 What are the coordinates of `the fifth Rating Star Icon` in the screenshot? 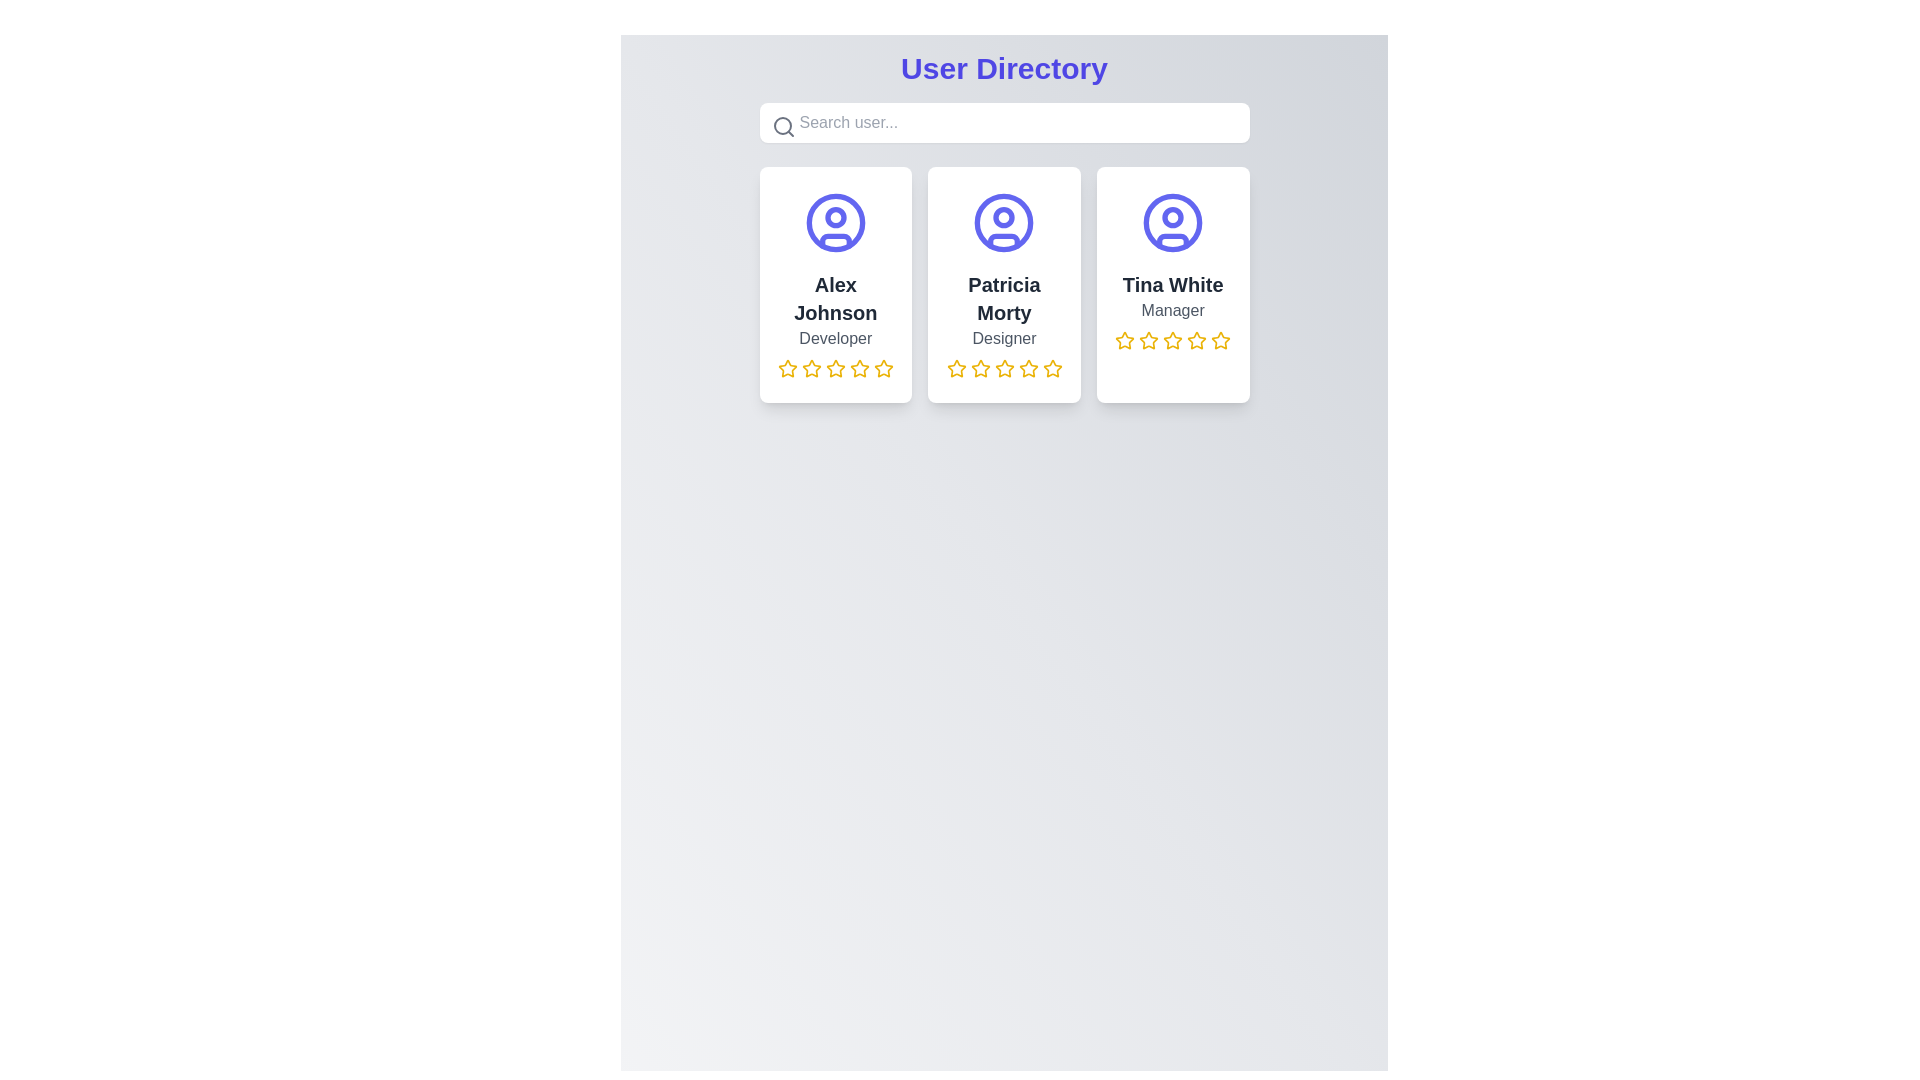 It's located at (882, 368).